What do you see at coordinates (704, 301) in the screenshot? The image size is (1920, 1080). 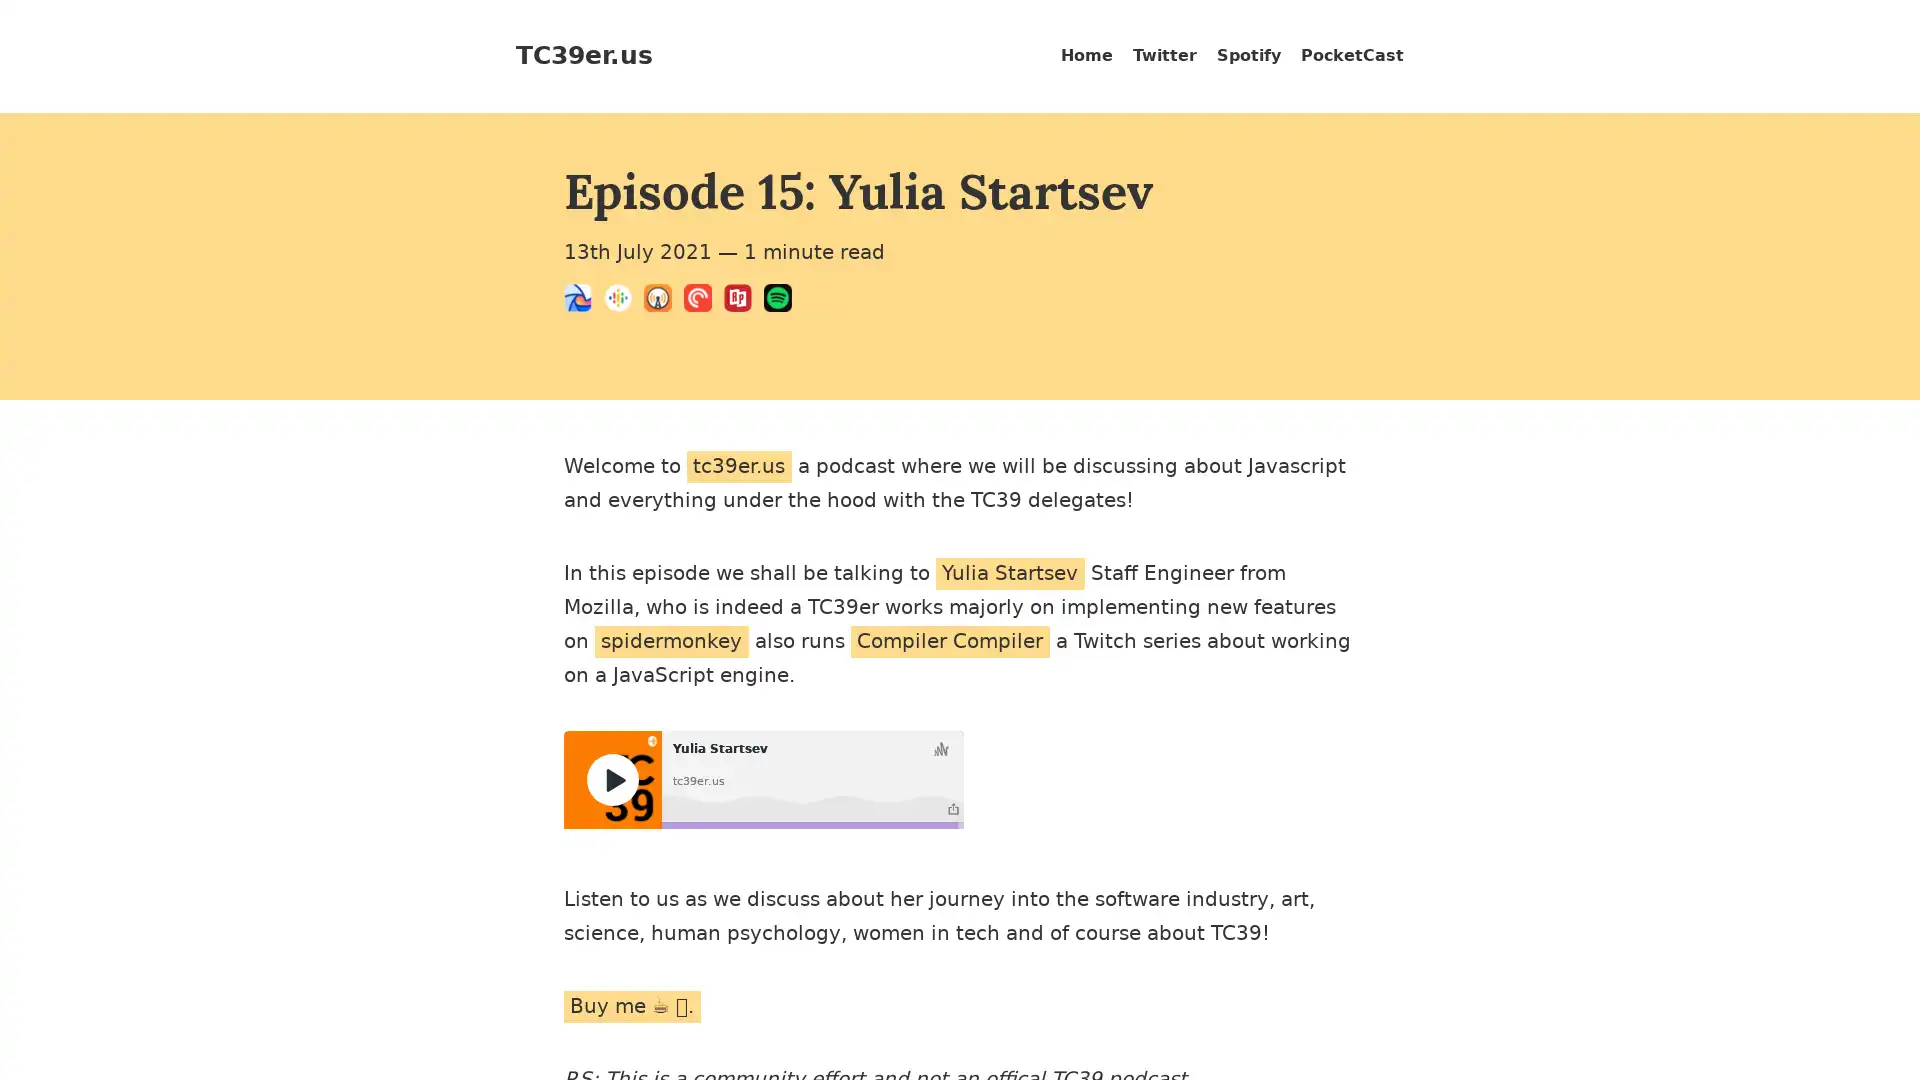 I see `Pocket Casts Logo` at bounding box center [704, 301].